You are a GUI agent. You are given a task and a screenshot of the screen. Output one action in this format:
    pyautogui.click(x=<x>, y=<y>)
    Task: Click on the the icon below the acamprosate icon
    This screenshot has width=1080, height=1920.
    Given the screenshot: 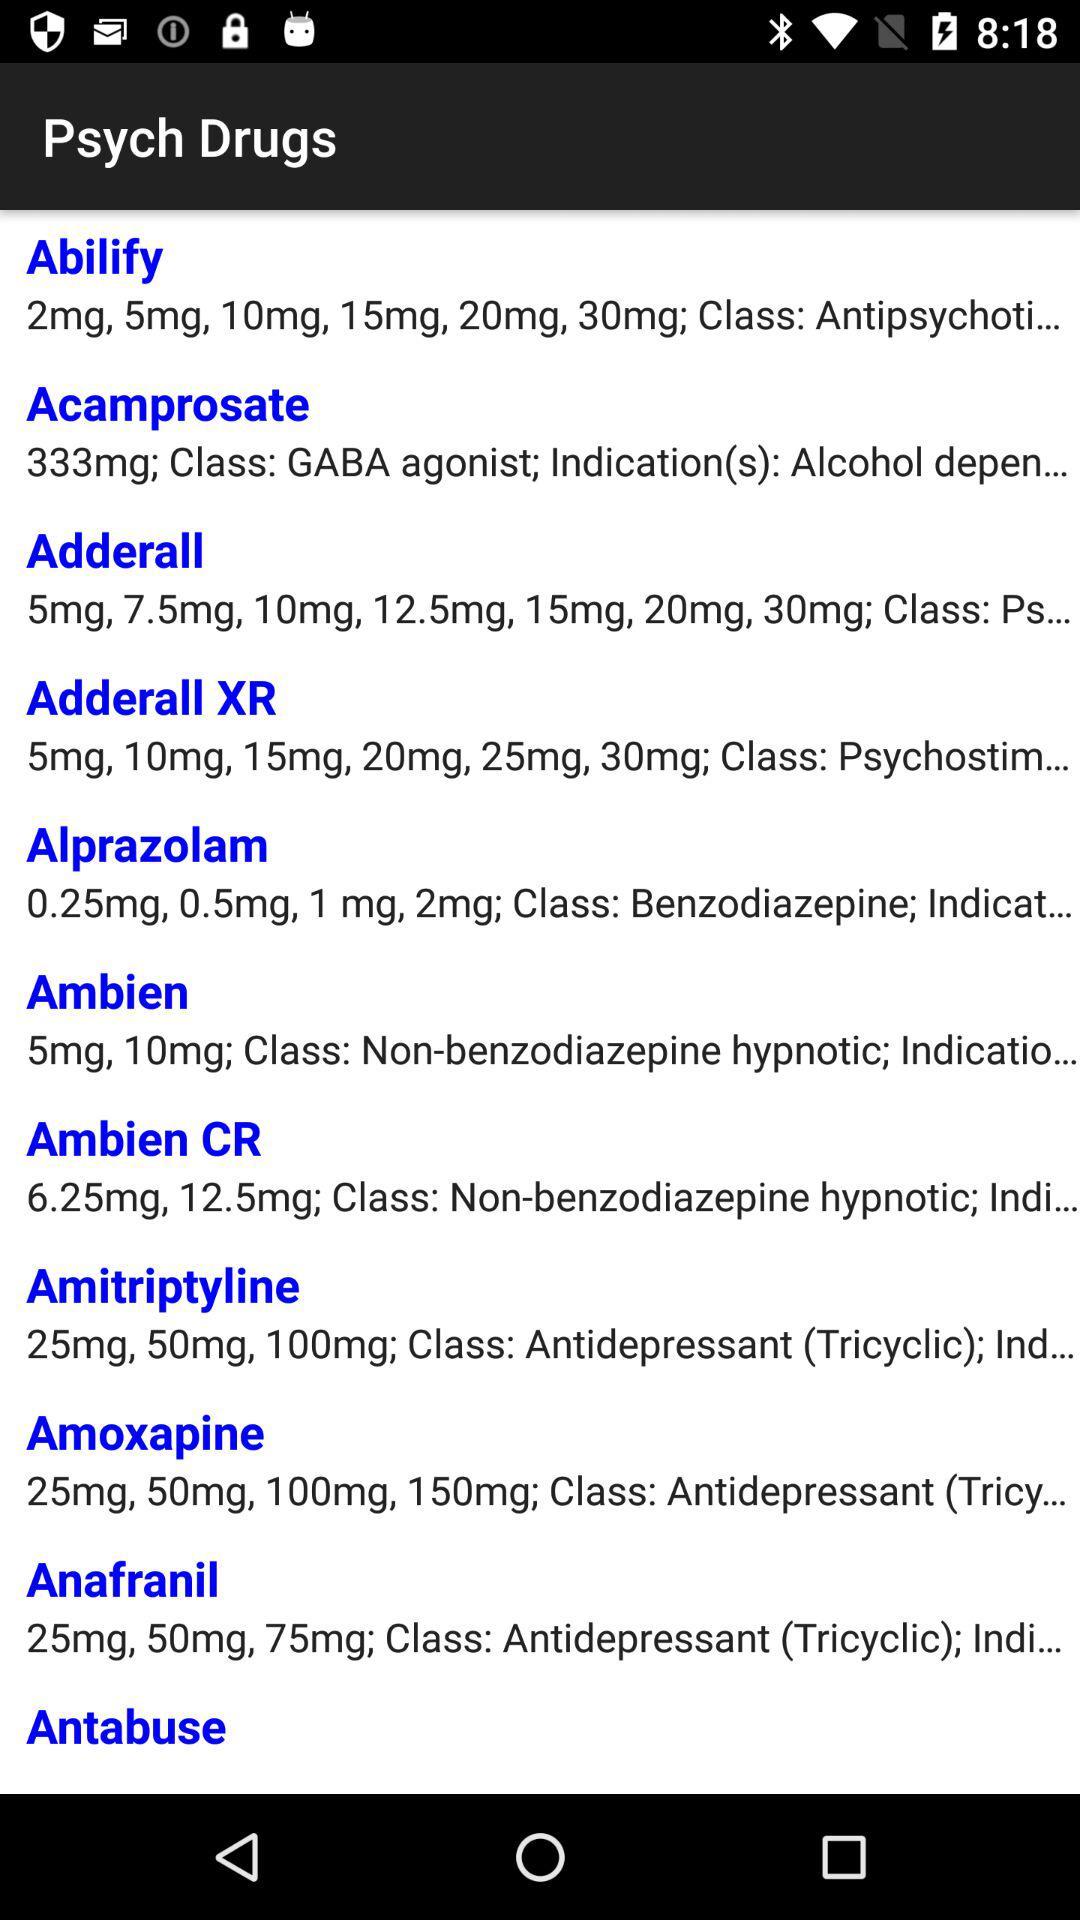 What is the action you would take?
    pyautogui.click(x=553, y=459)
    